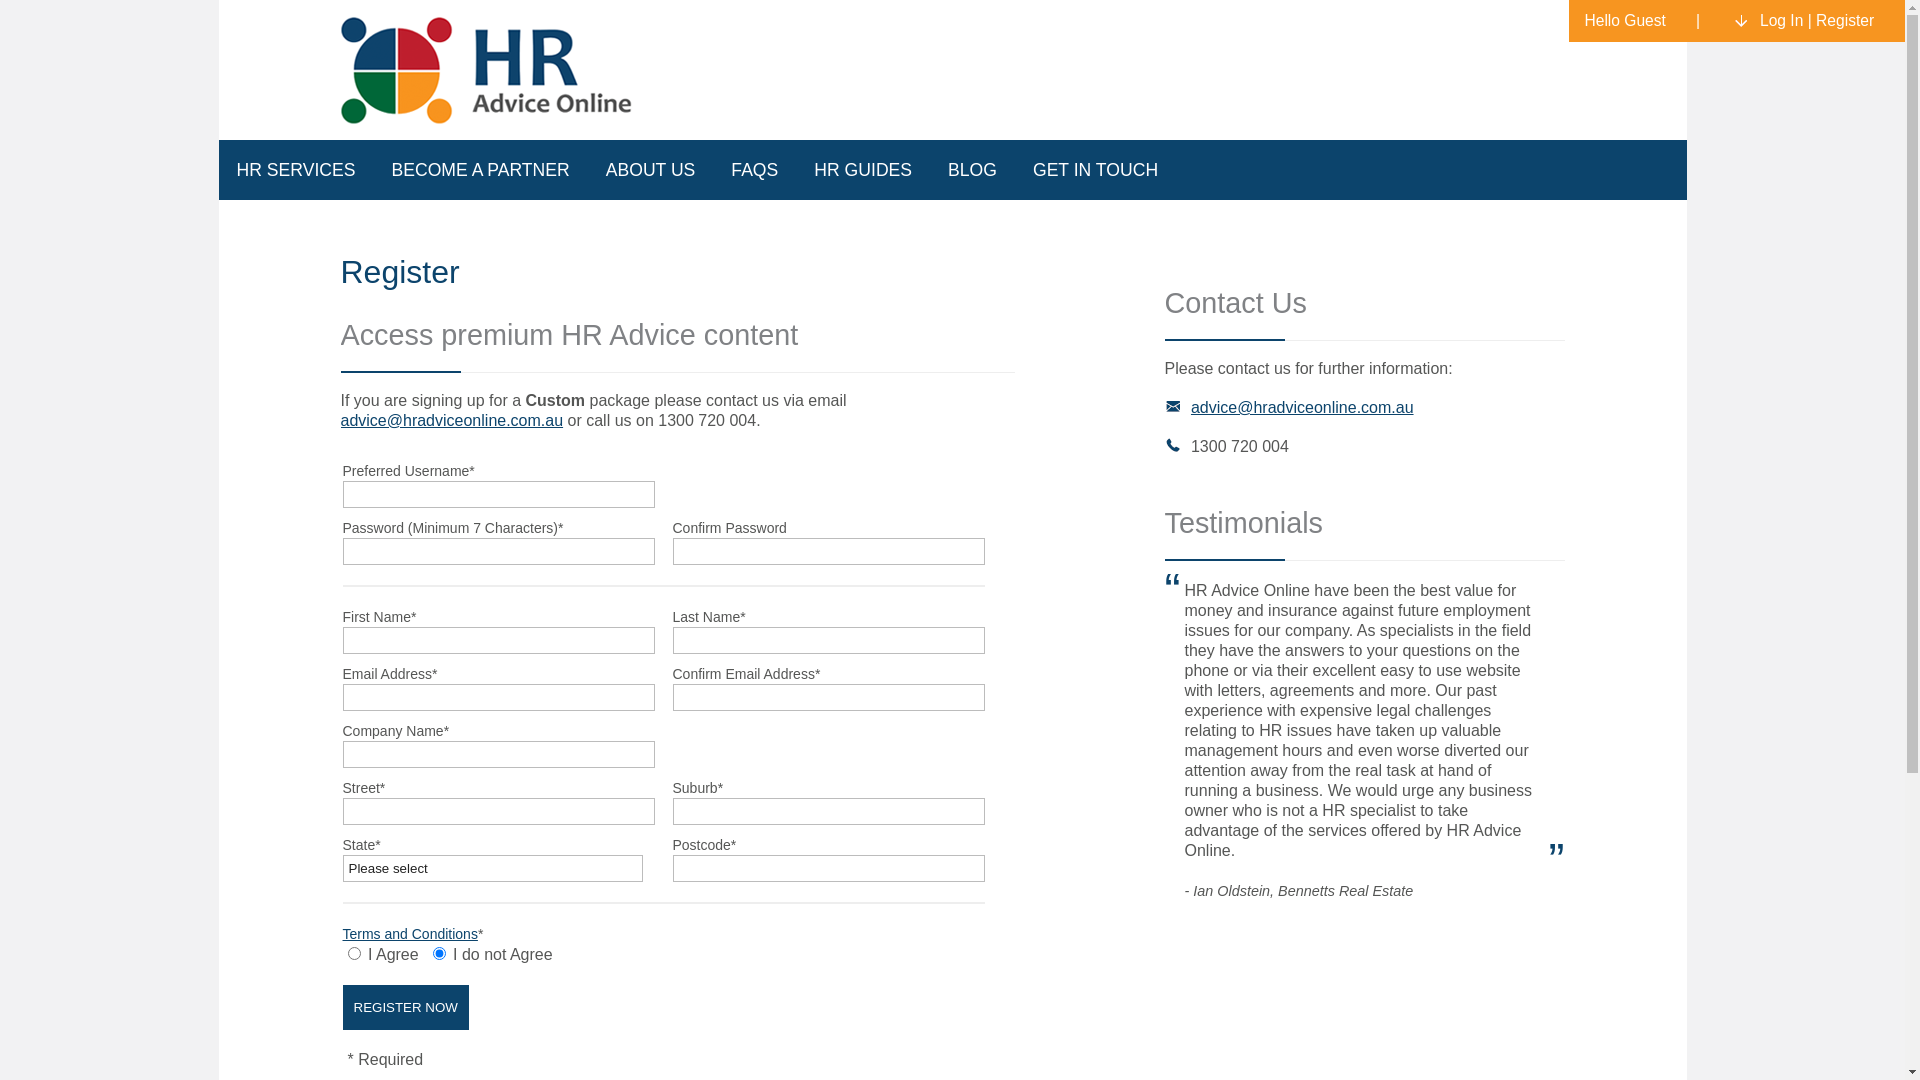 The width and height of the screenshot is (1920, 1080). What do you see at coordinates (929, 168) in the screenshot?
I see `'BLOG'` at bounding box center [929, 168].